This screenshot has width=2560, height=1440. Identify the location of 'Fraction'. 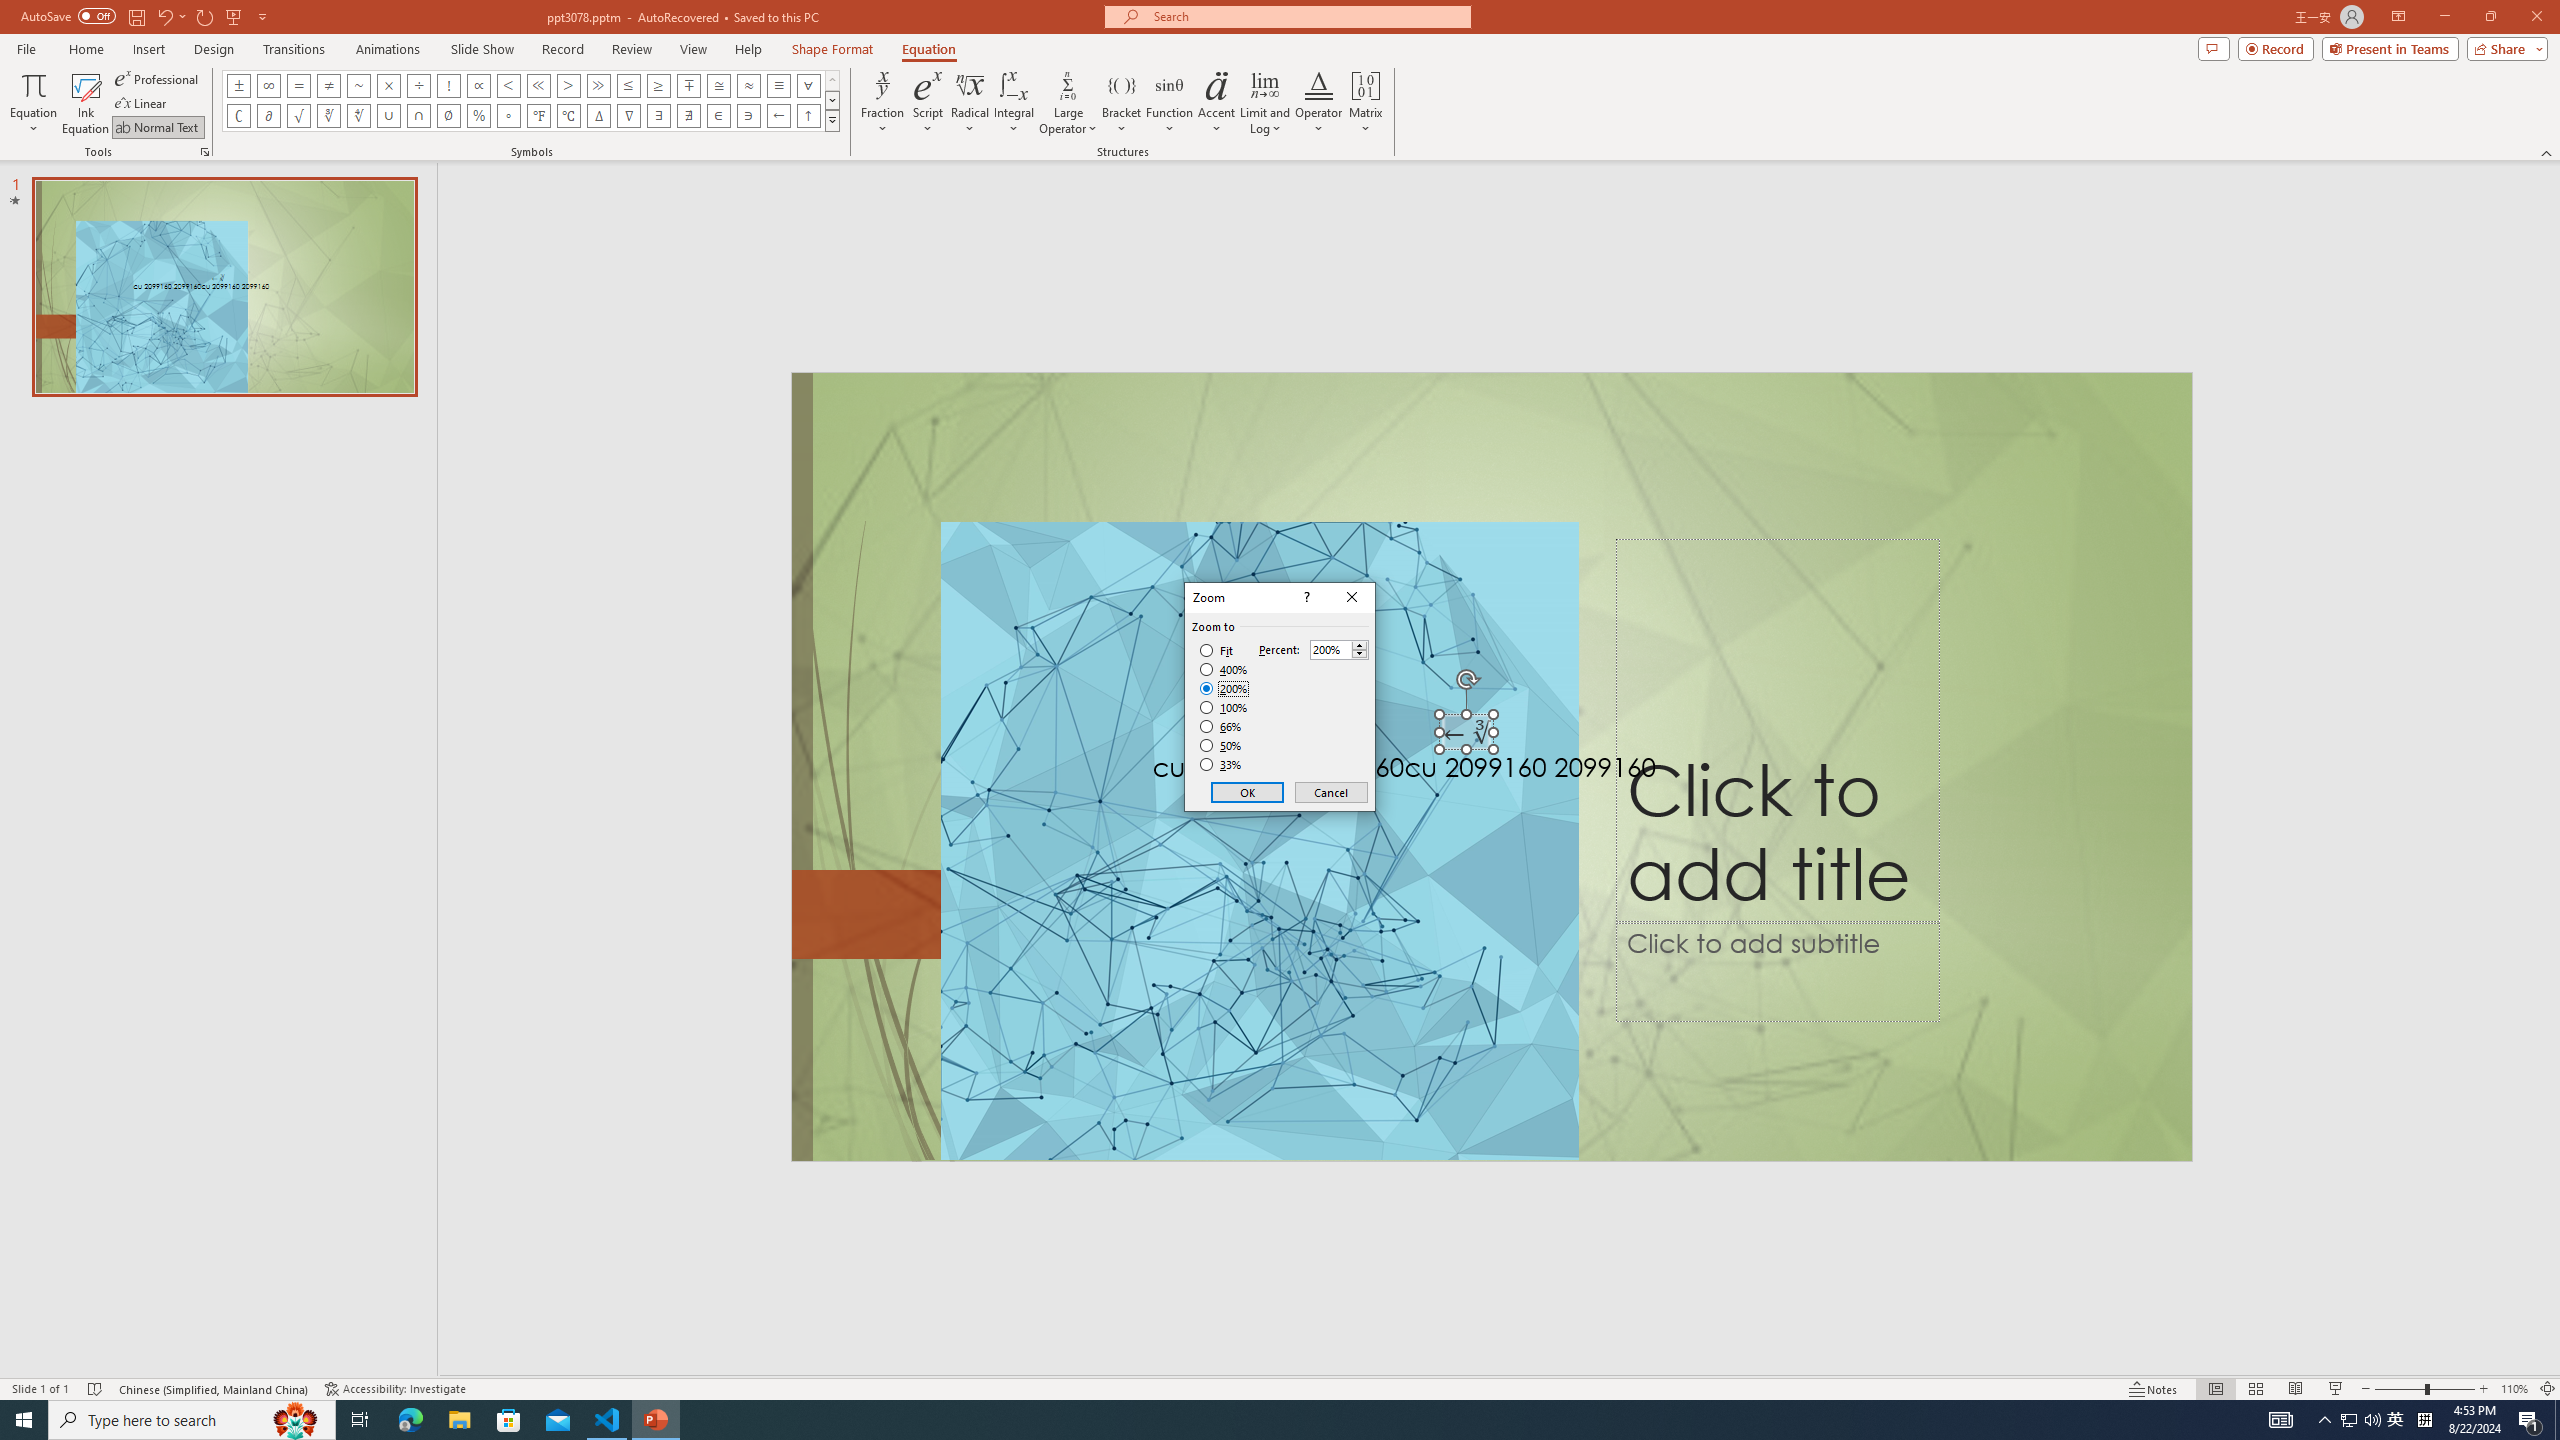
(882, 103).